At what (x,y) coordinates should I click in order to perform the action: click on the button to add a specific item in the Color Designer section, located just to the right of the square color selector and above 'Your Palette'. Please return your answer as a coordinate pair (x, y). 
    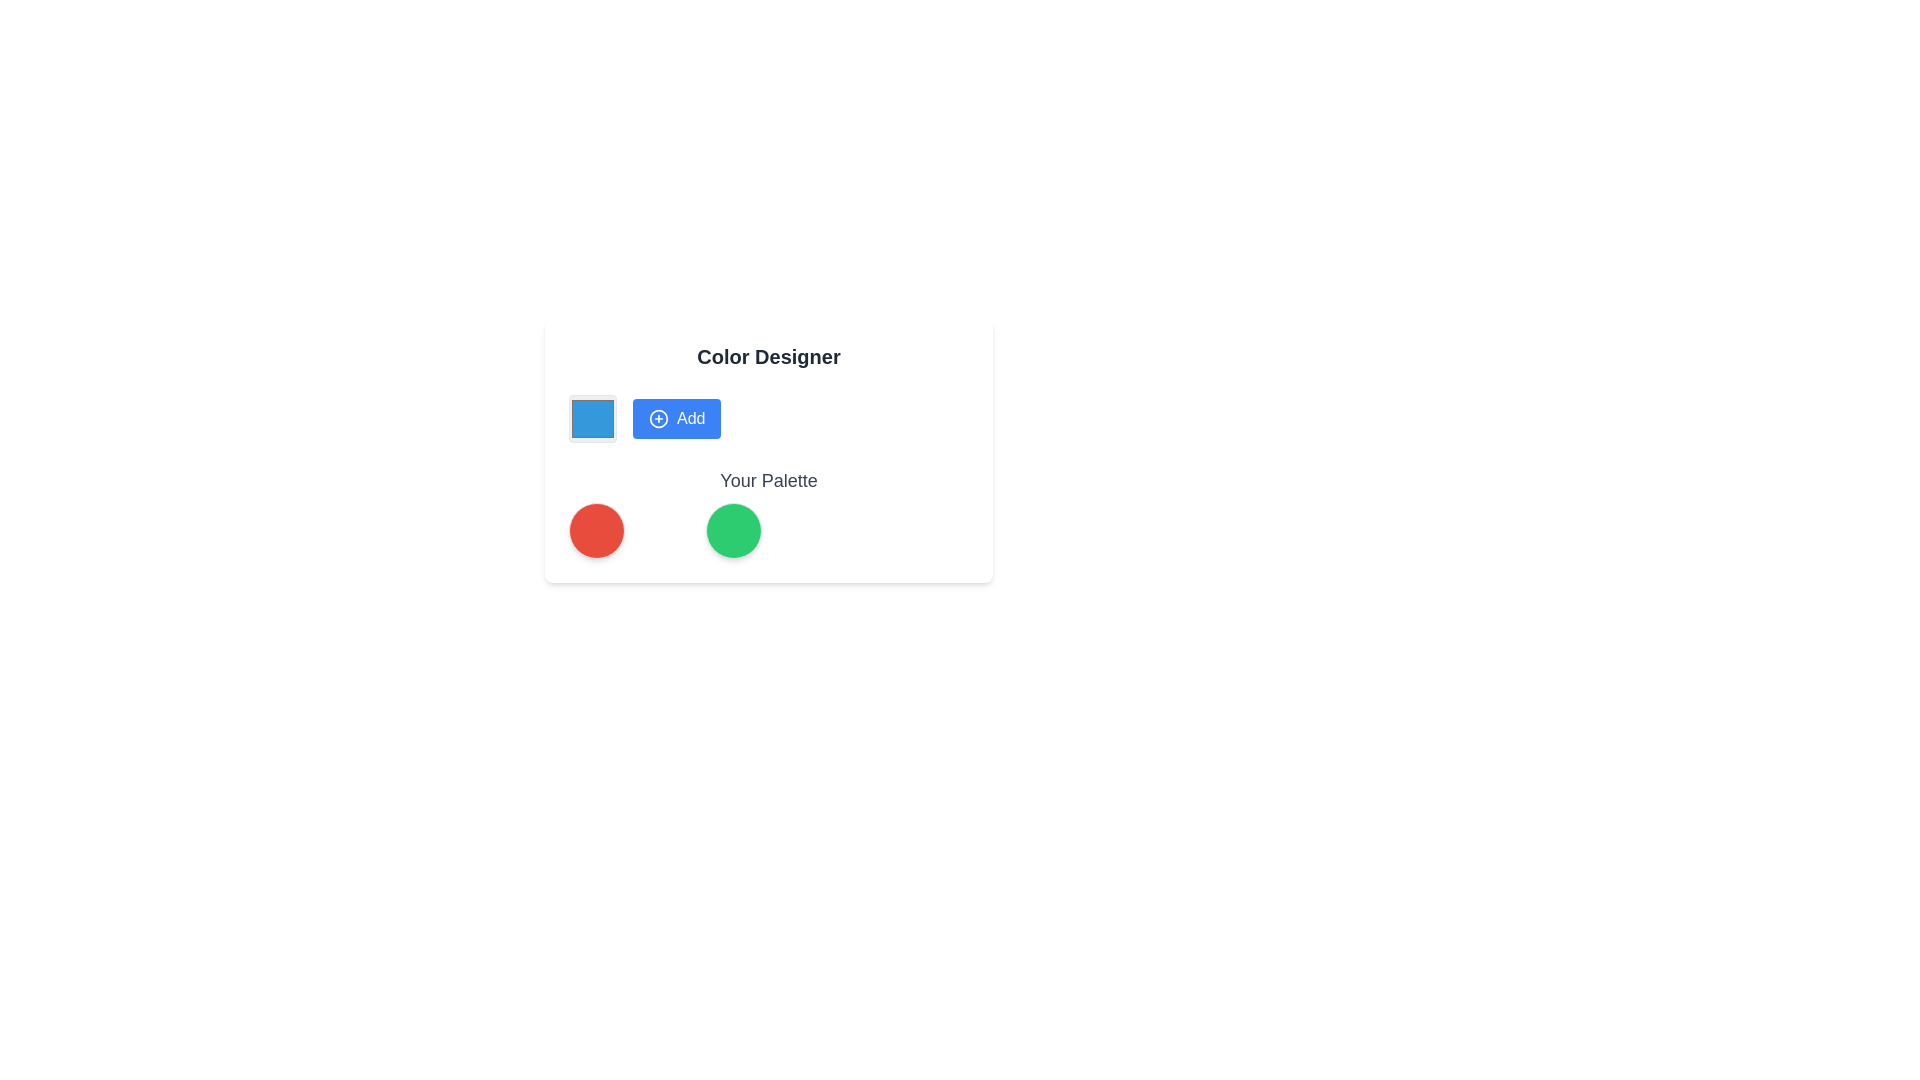
    Looking at the image, I should click on (767, 418).